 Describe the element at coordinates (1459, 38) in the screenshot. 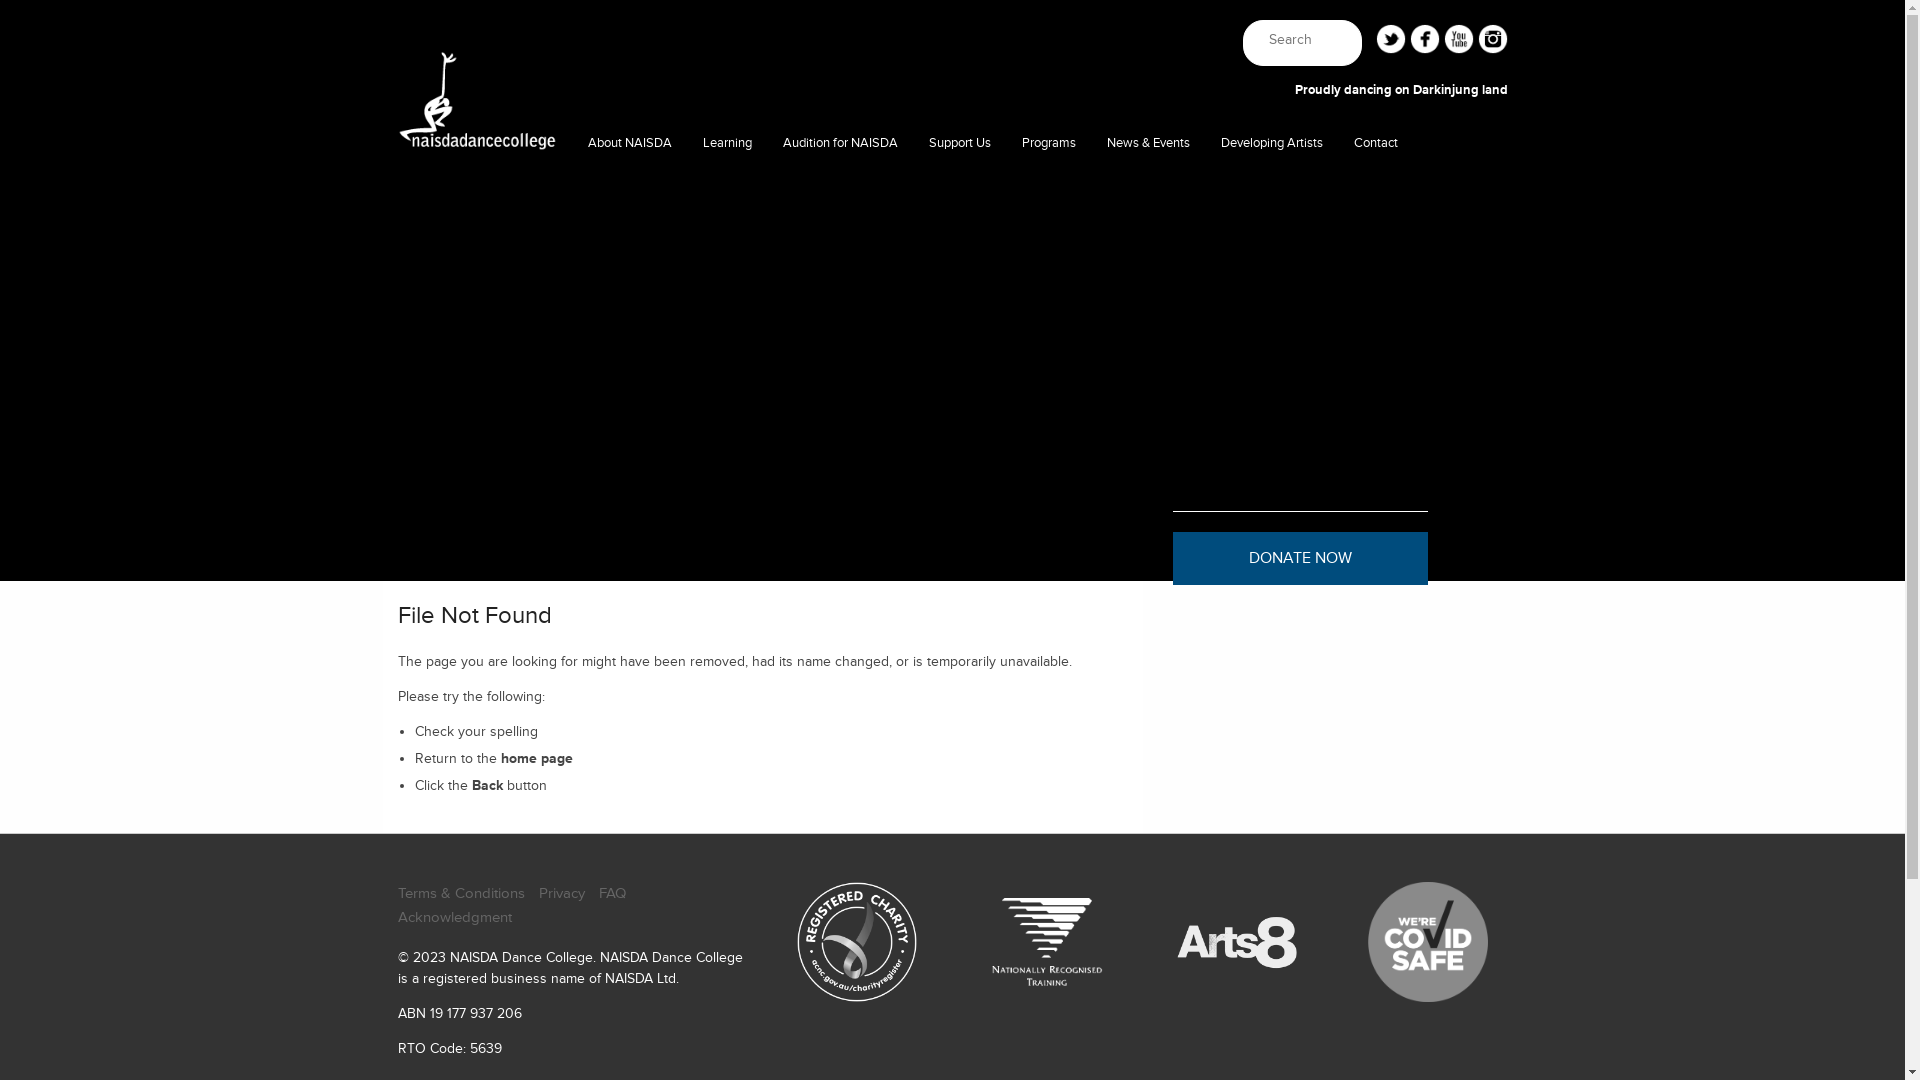

I see `'youtube'` at that location.